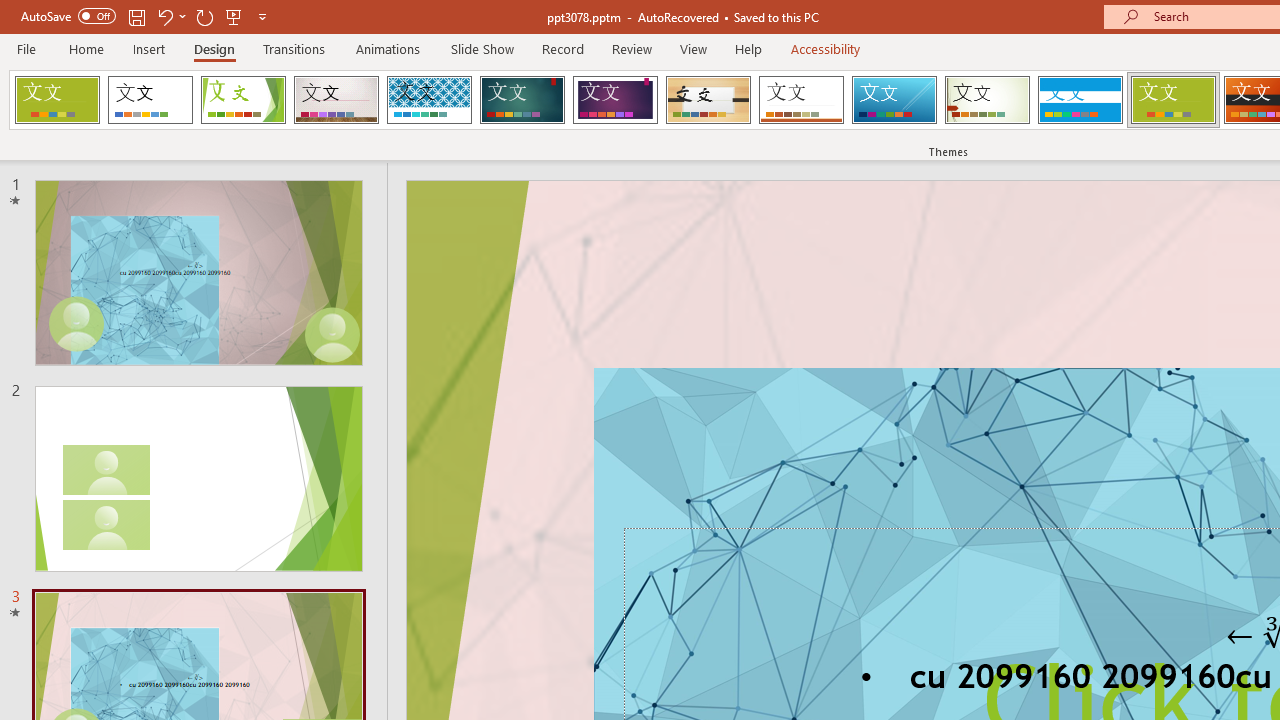 Image resolution: width=1280 pixels, height=720 pixels. Describe the element at coordinates (522, 100) in the screenshot. I see `'Ion'` at that location.